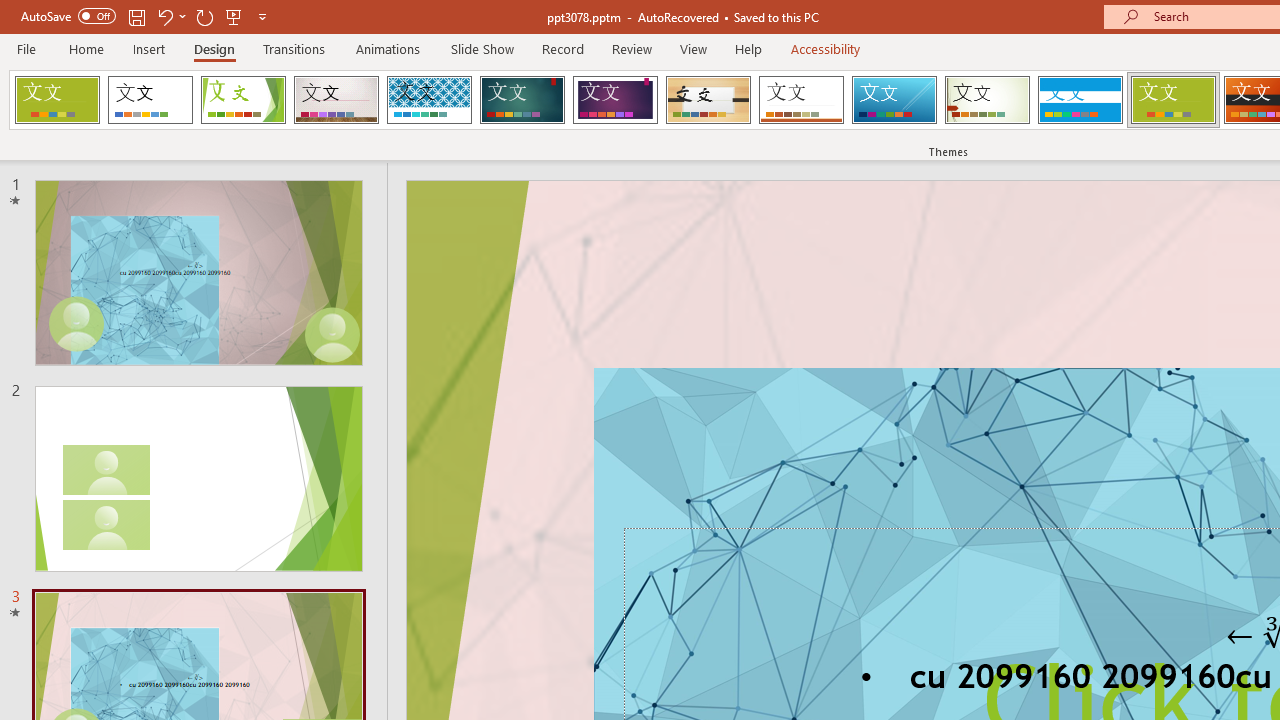 Image resolution: width=1280 pixels, height=720 pixels. Describe the element at coordinates (522, 100) in the screenshot. I see `'Ion'` at that location.